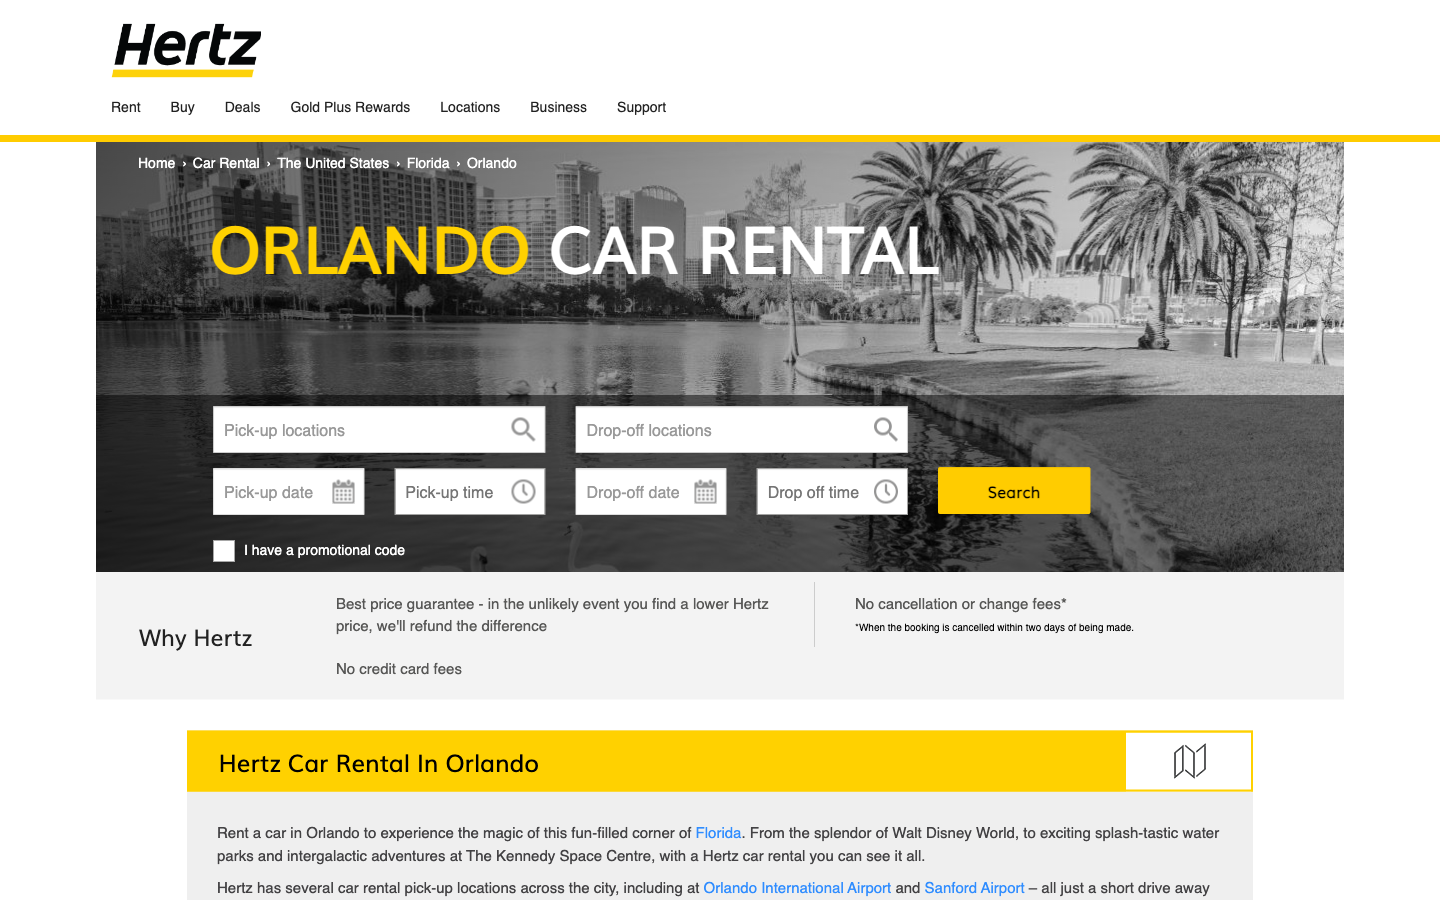  What do you see at coordinates (287, 490) in the screenshot?
I see `the initiation and conclusion date for scheduling` at bounding box center [287, 490].